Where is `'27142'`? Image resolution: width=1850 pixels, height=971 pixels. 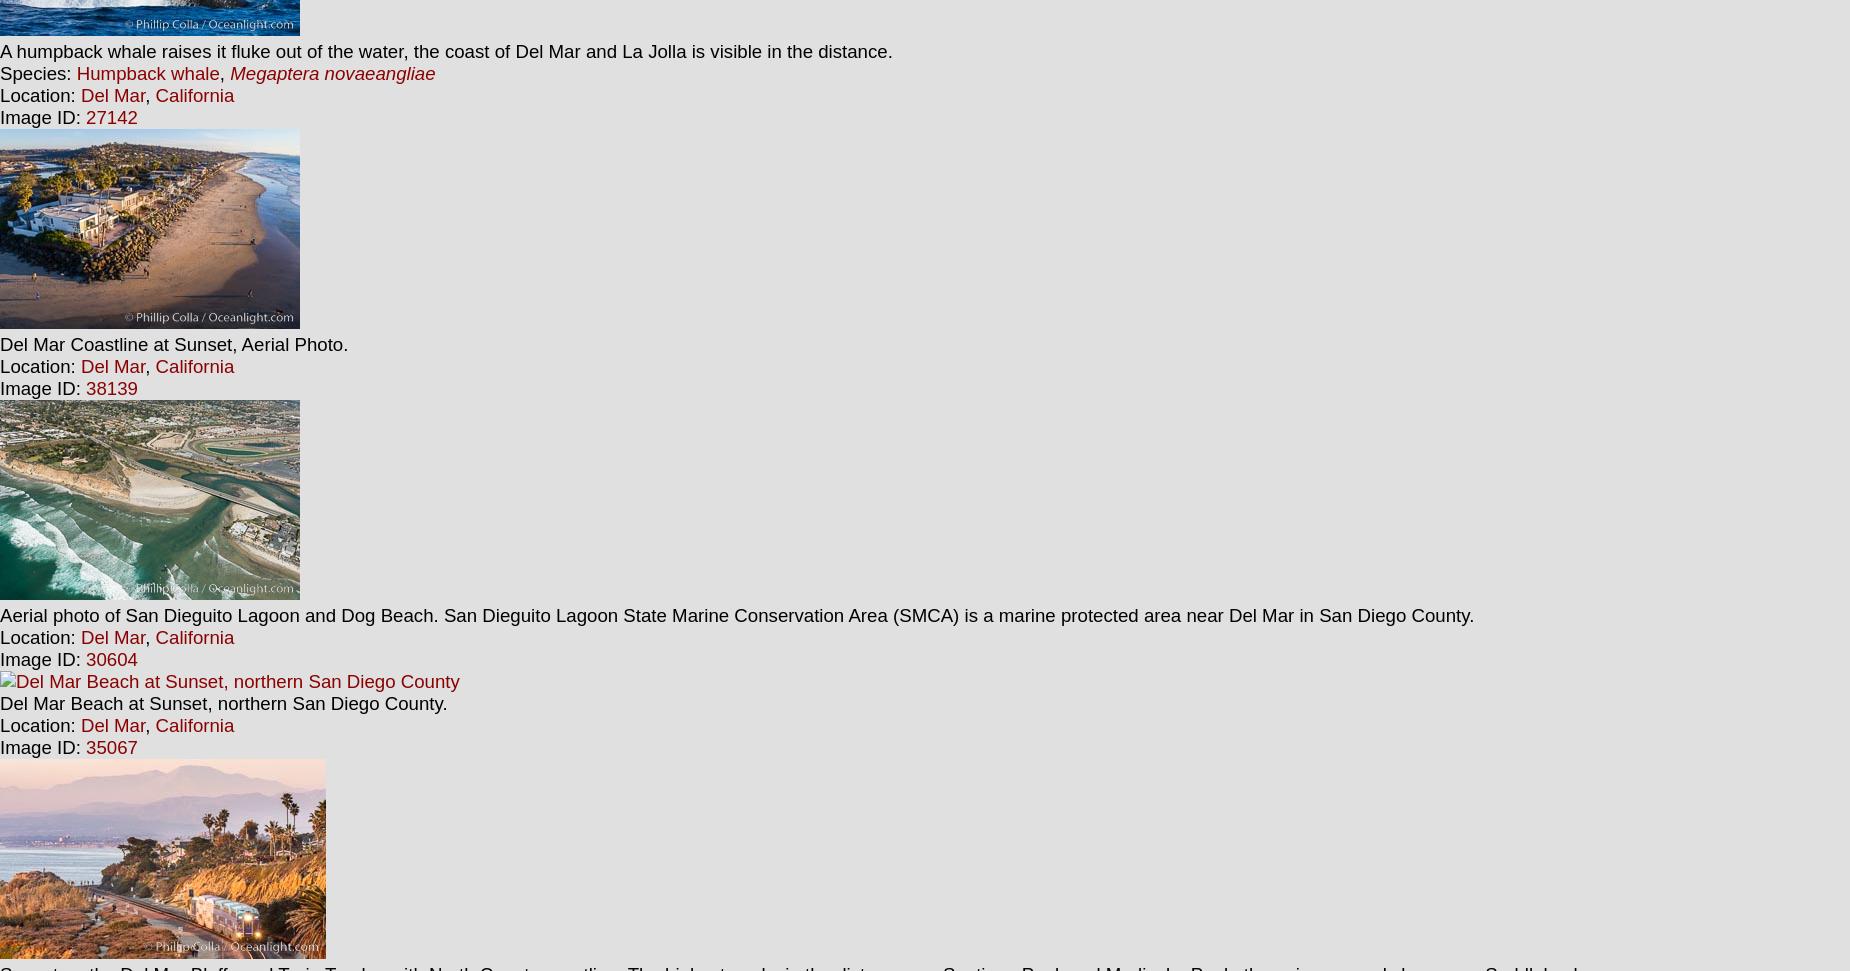 '27142' is located at coordinates (110, 117).